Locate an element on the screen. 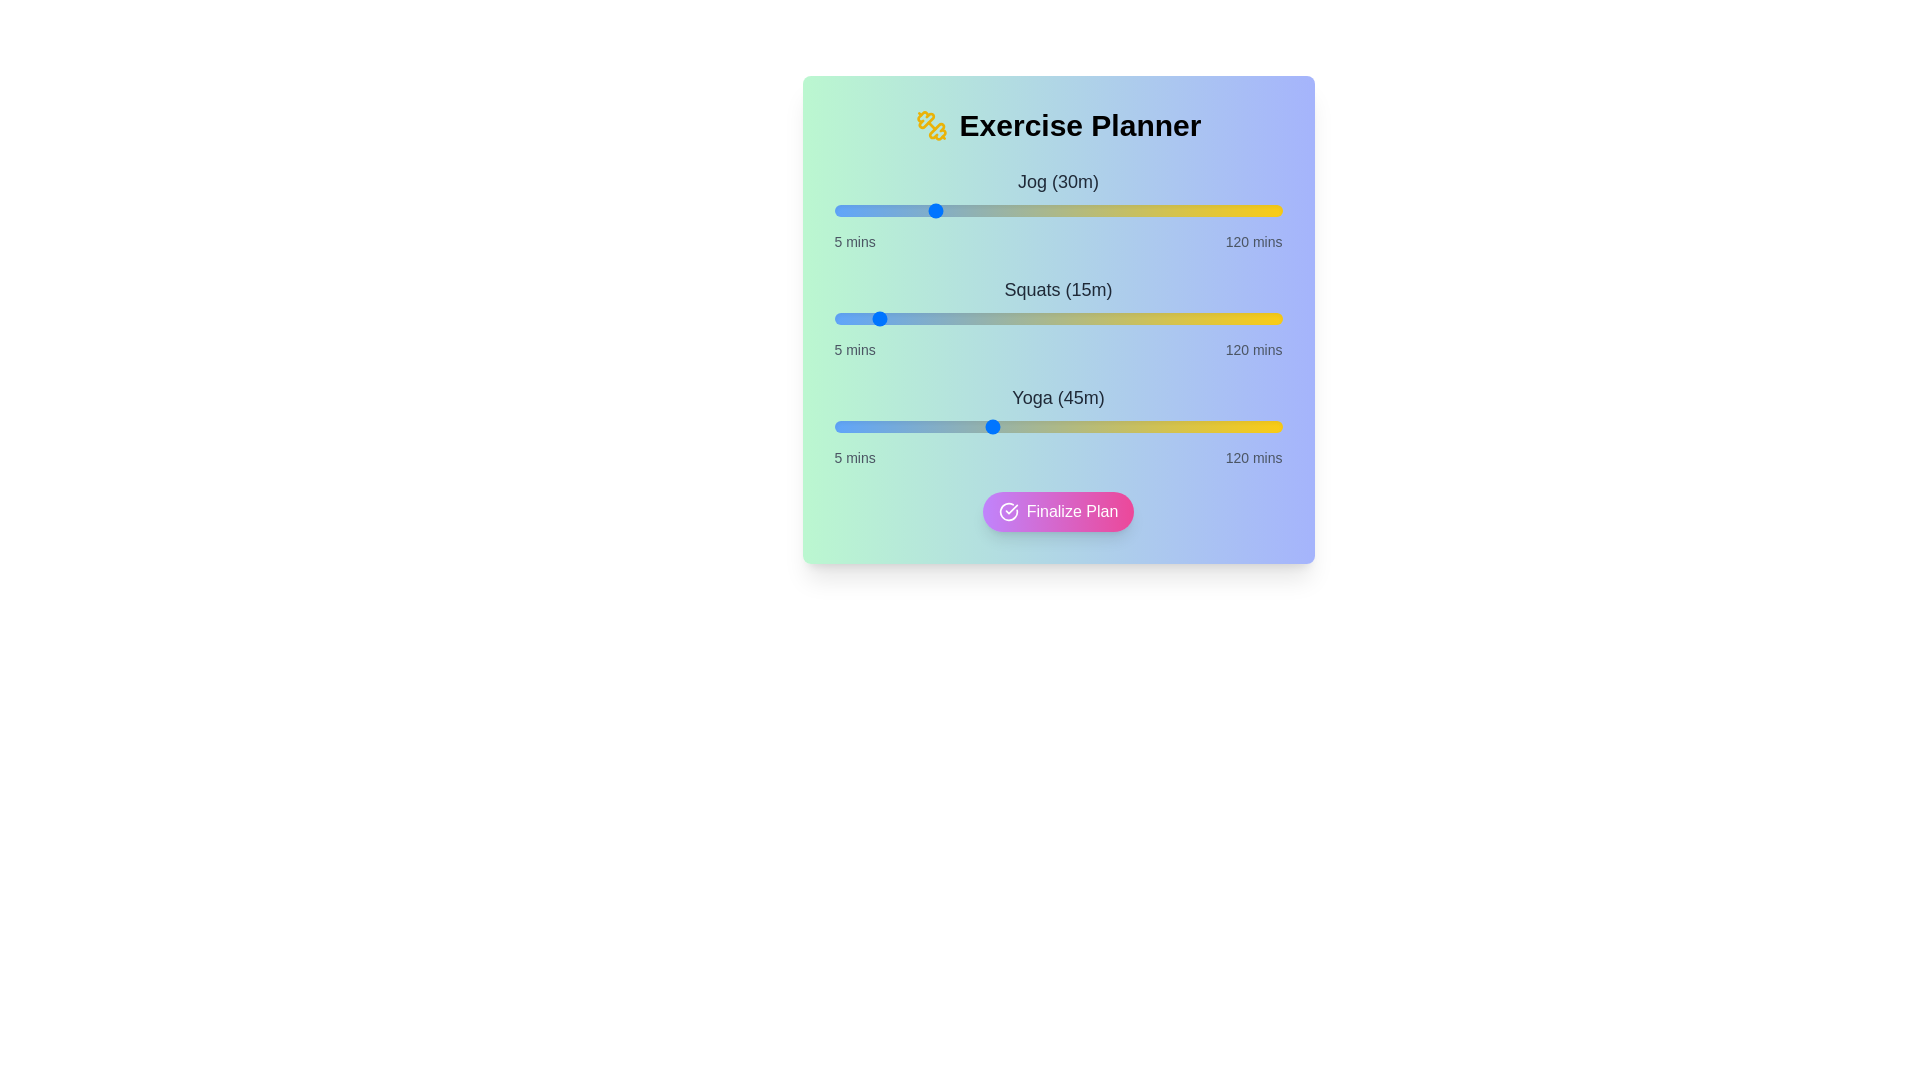 This screenshot has width=1920, height=1080. the duration of the 0 slider to 109 minutes is located at coordinates (1238, 211).